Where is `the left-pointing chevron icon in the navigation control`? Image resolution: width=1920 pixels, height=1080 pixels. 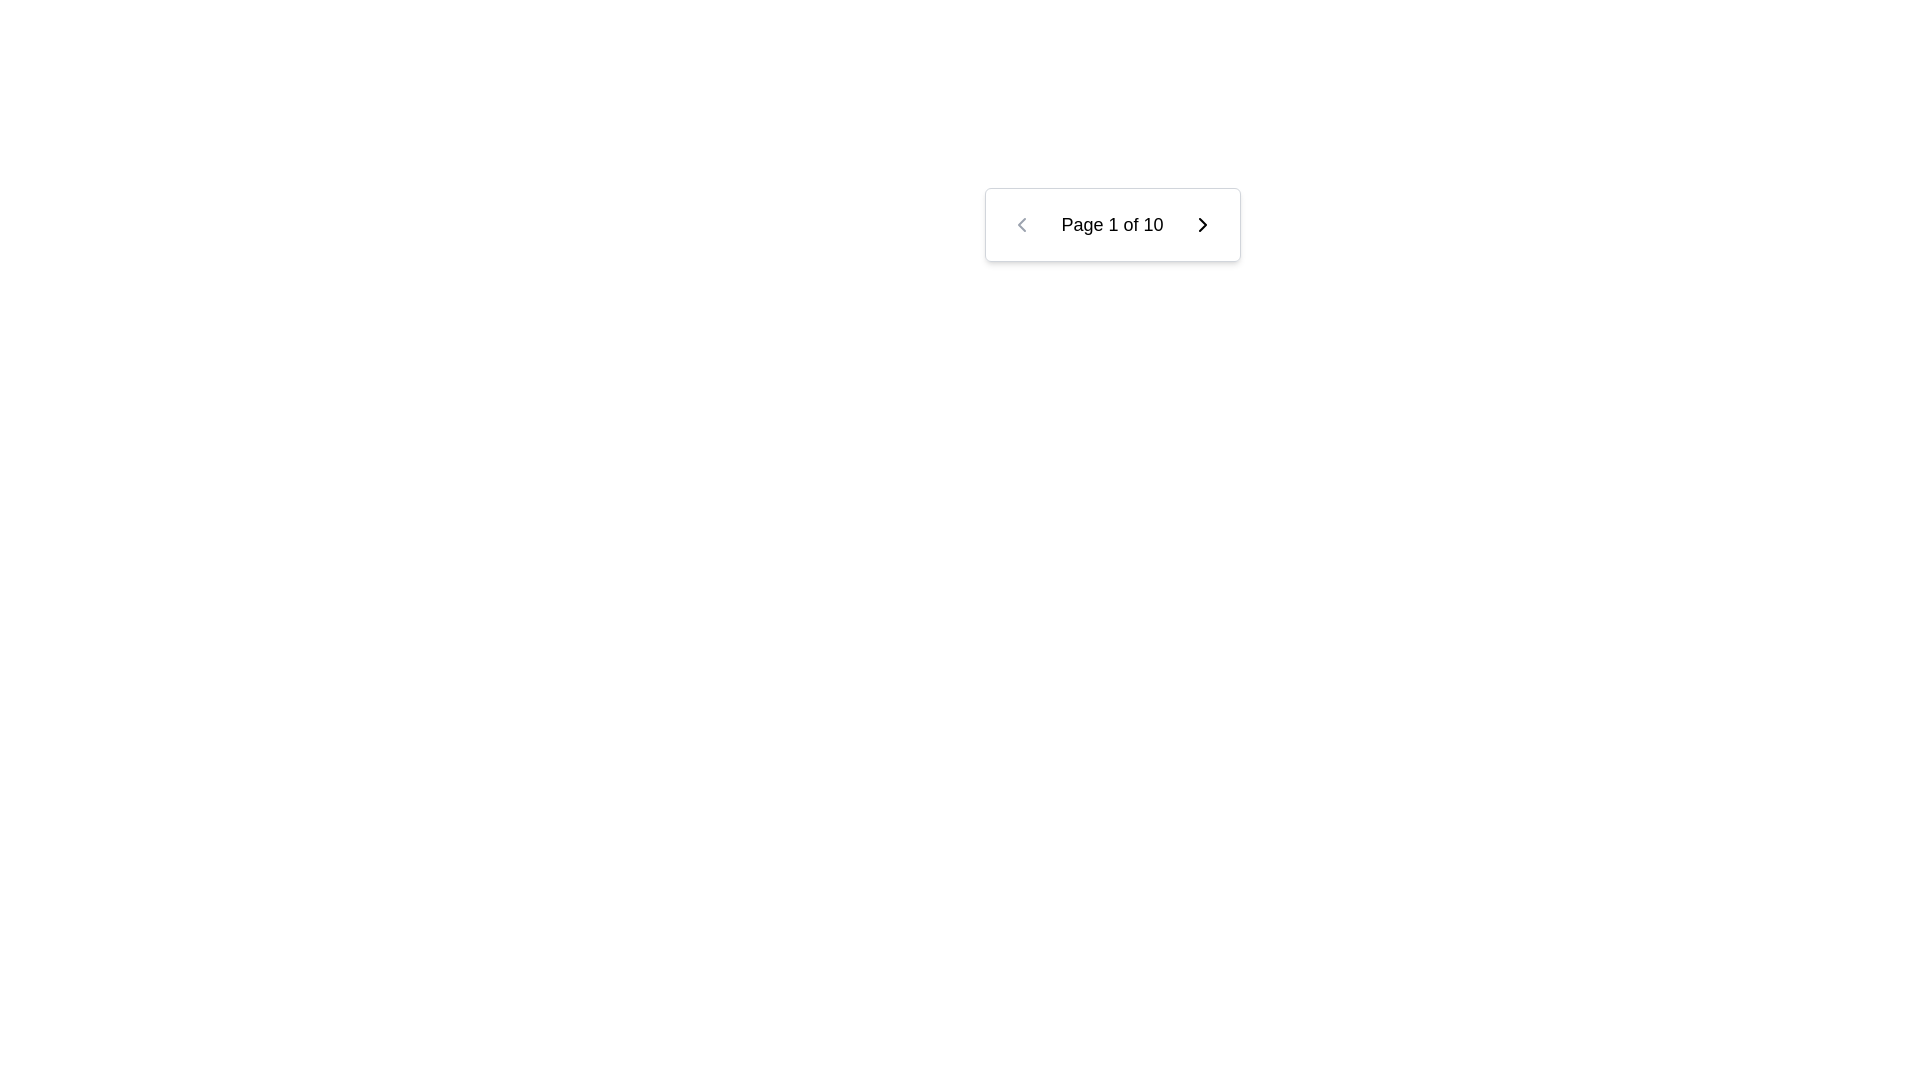
the left-pointing chevron icon in the navigation control is located at coordinates (1021, 224).